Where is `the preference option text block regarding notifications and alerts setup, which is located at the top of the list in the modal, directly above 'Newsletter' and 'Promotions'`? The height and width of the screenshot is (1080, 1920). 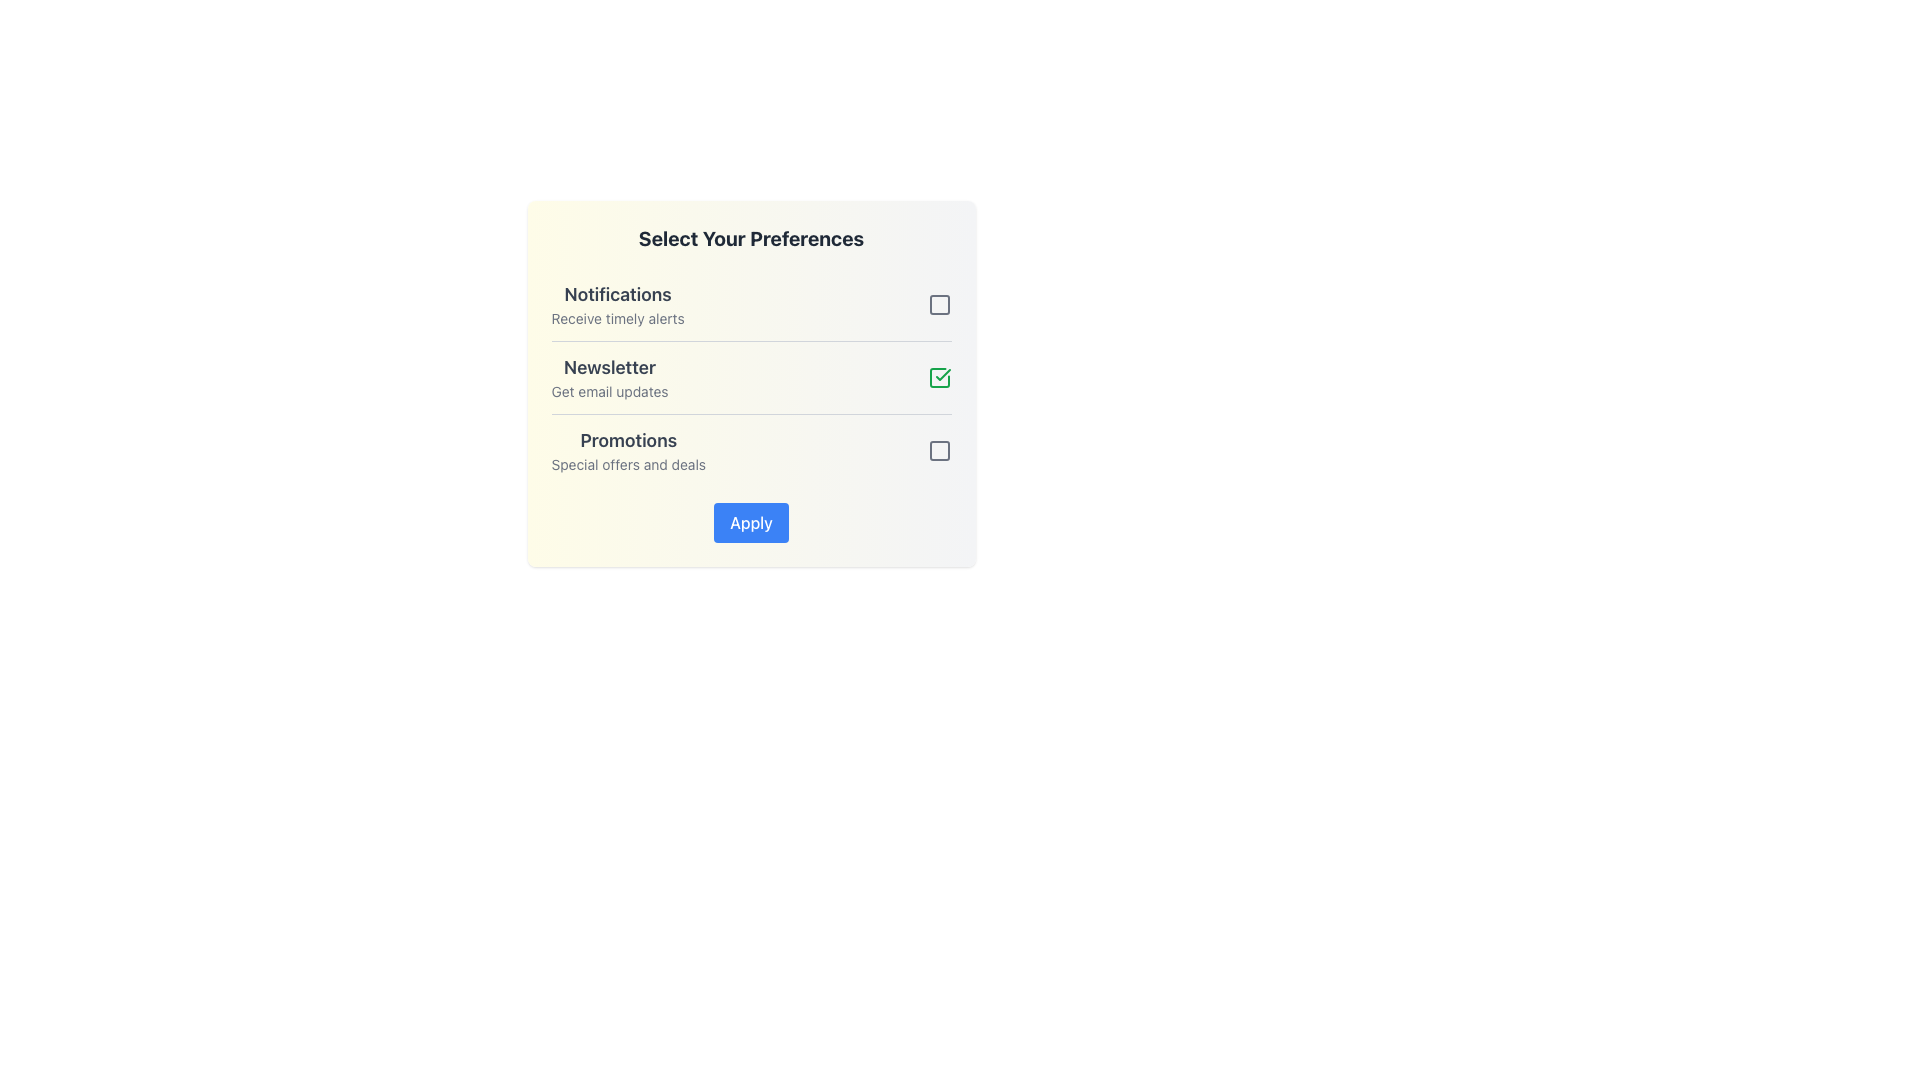
the preference option text block regarding notifications and alerts setup, which is located at the top of the list in the modal, directly above 'Newsletter' and 'Promotions' is located at coordinates (617, 304).